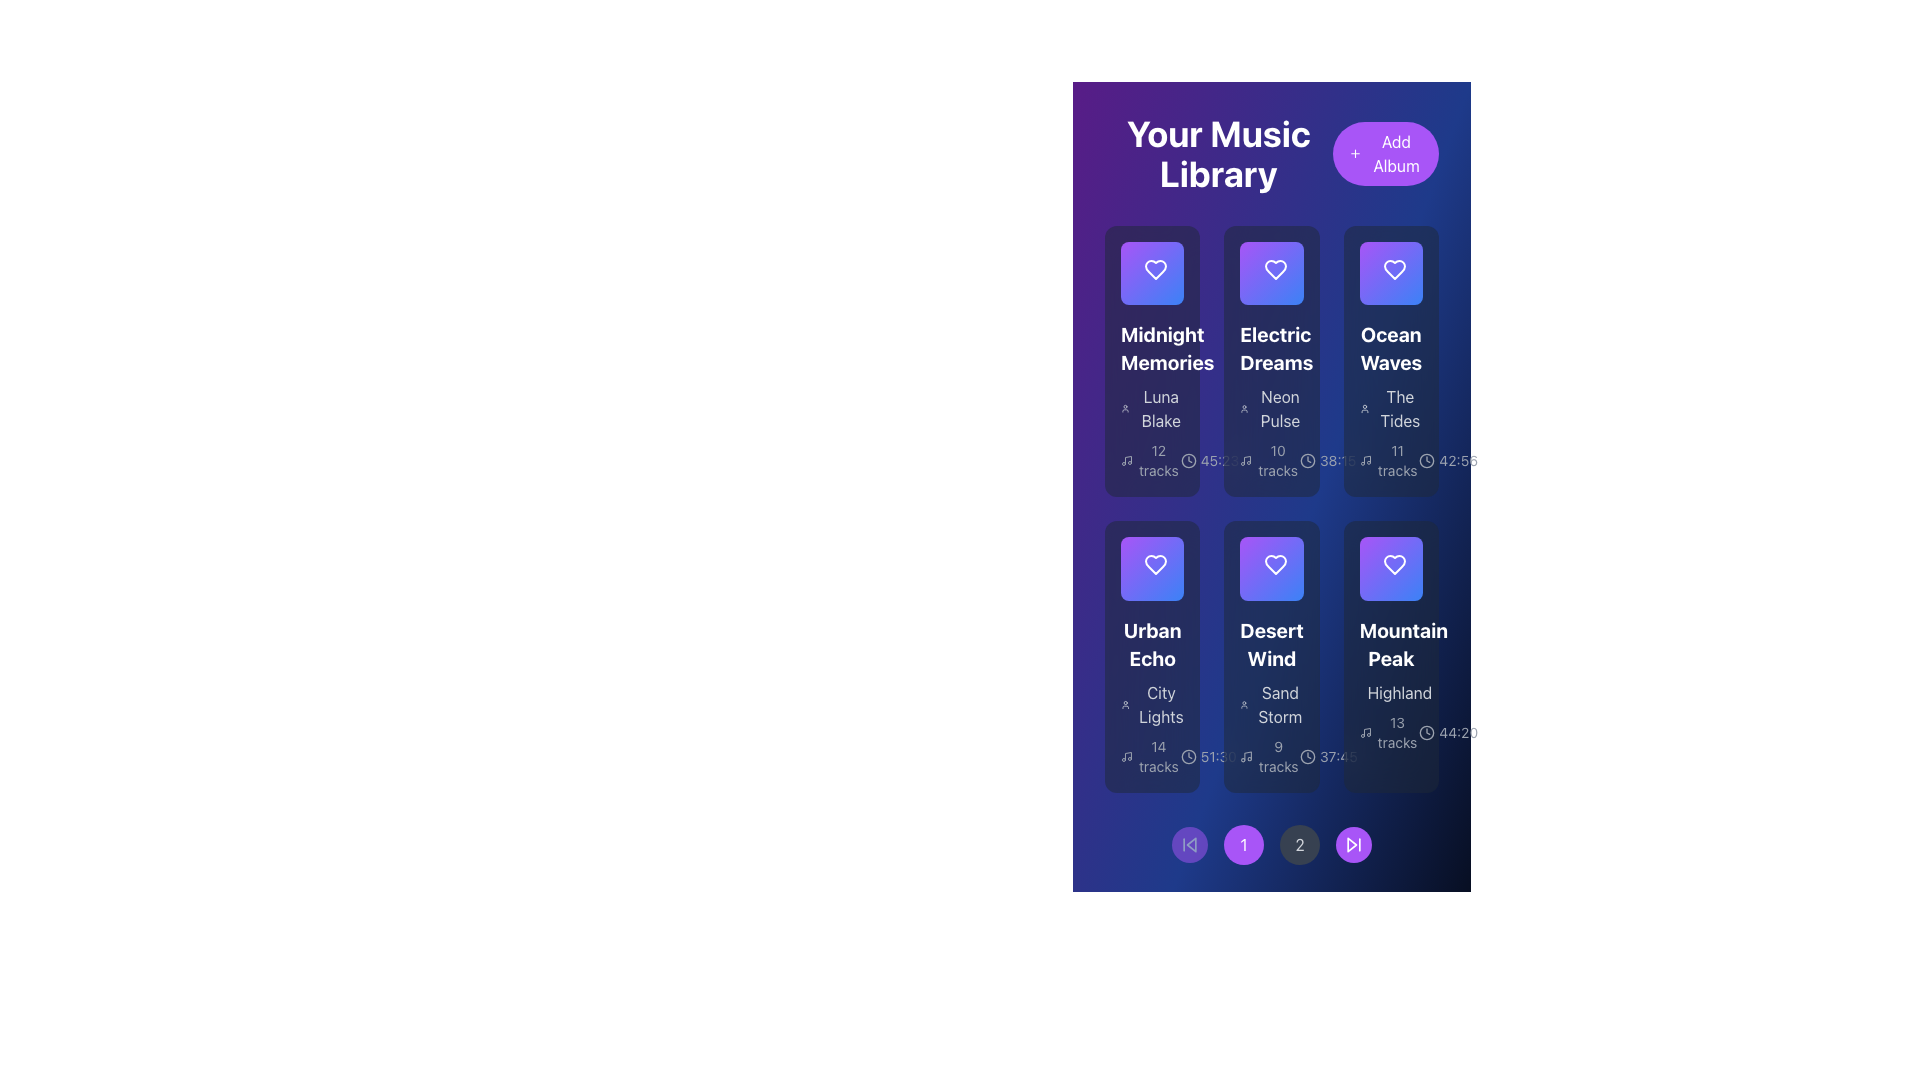 Image resolution: width=1920 pixels, height=1080 pixels. I want to click on the button located at the top left corner of the 'Midnight Memories' card in the music library to interact with it, so click(1152, 273).